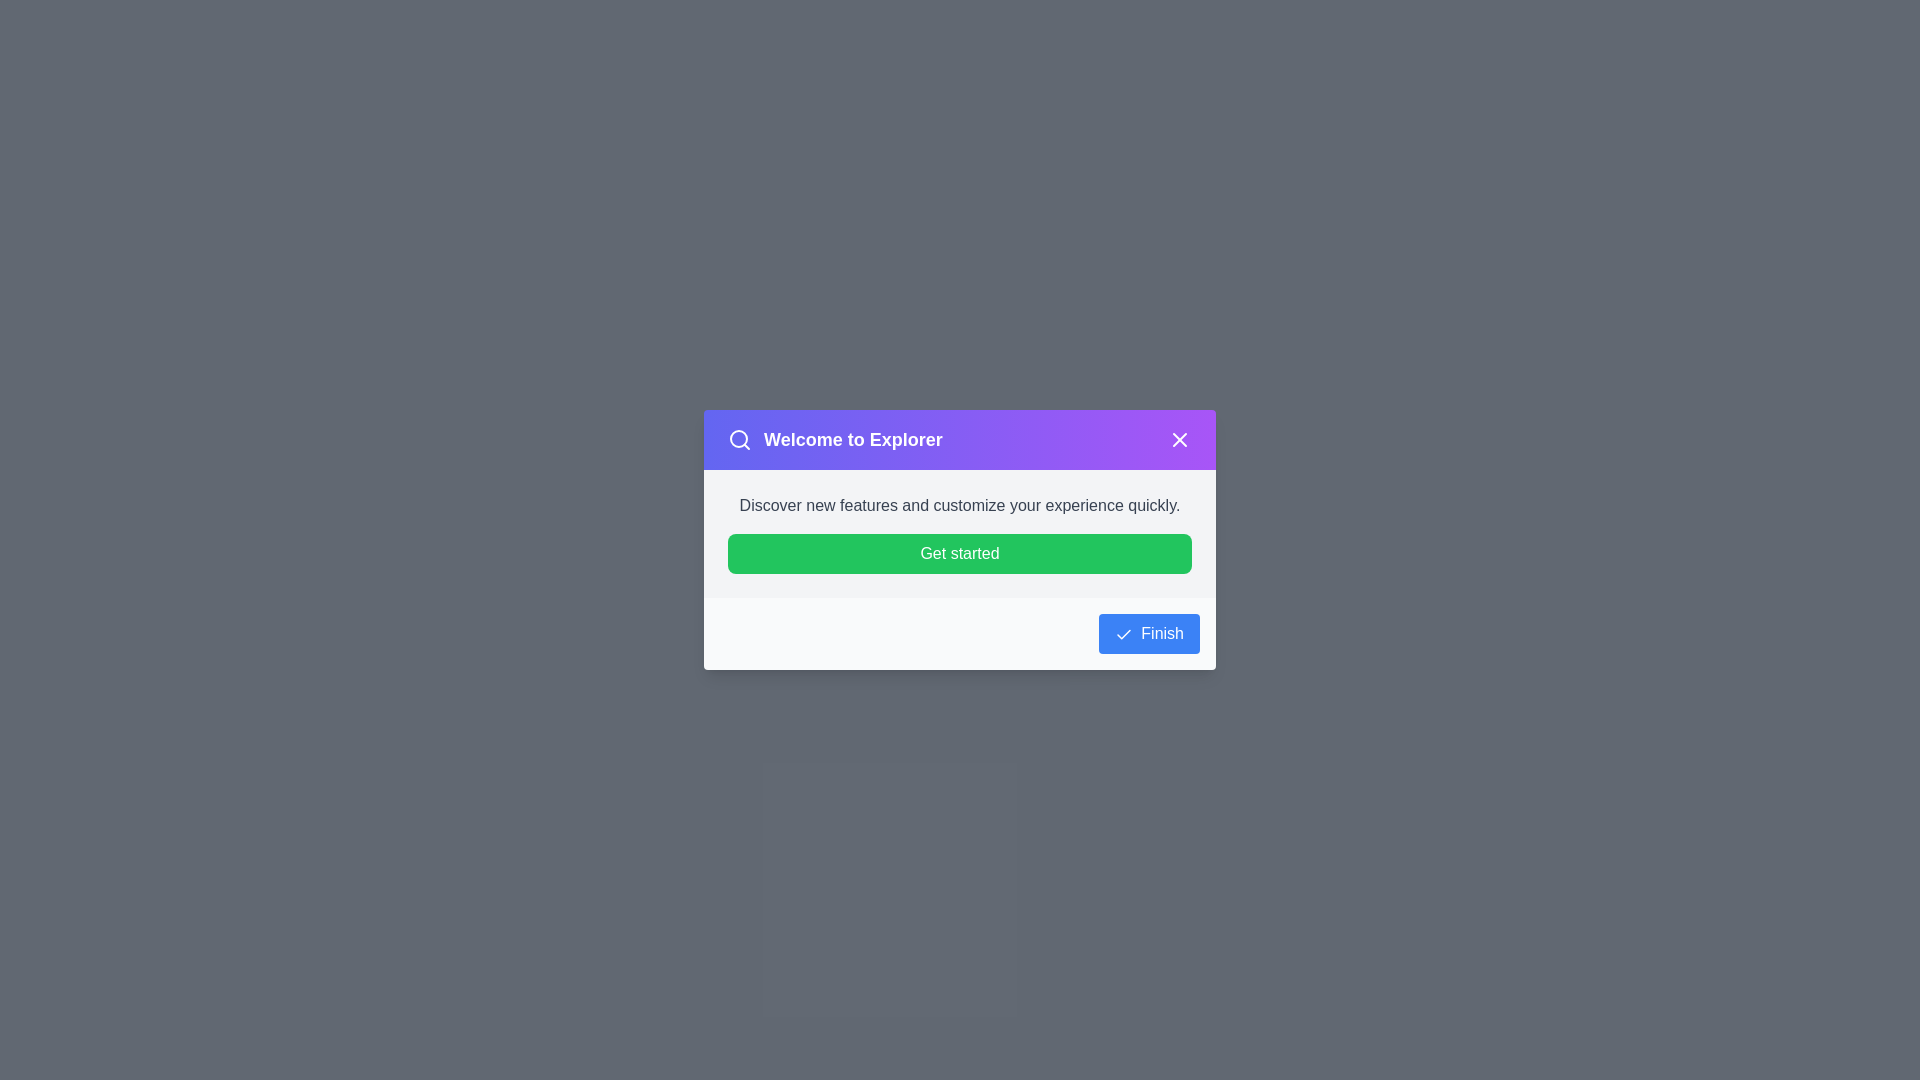 The width and height of the screenshot is (1920, 1080). What do you see at coordinates (960, 554) in the screenshot?
I see `'Get started' button in the dialog` at bounding box center [960, 554].